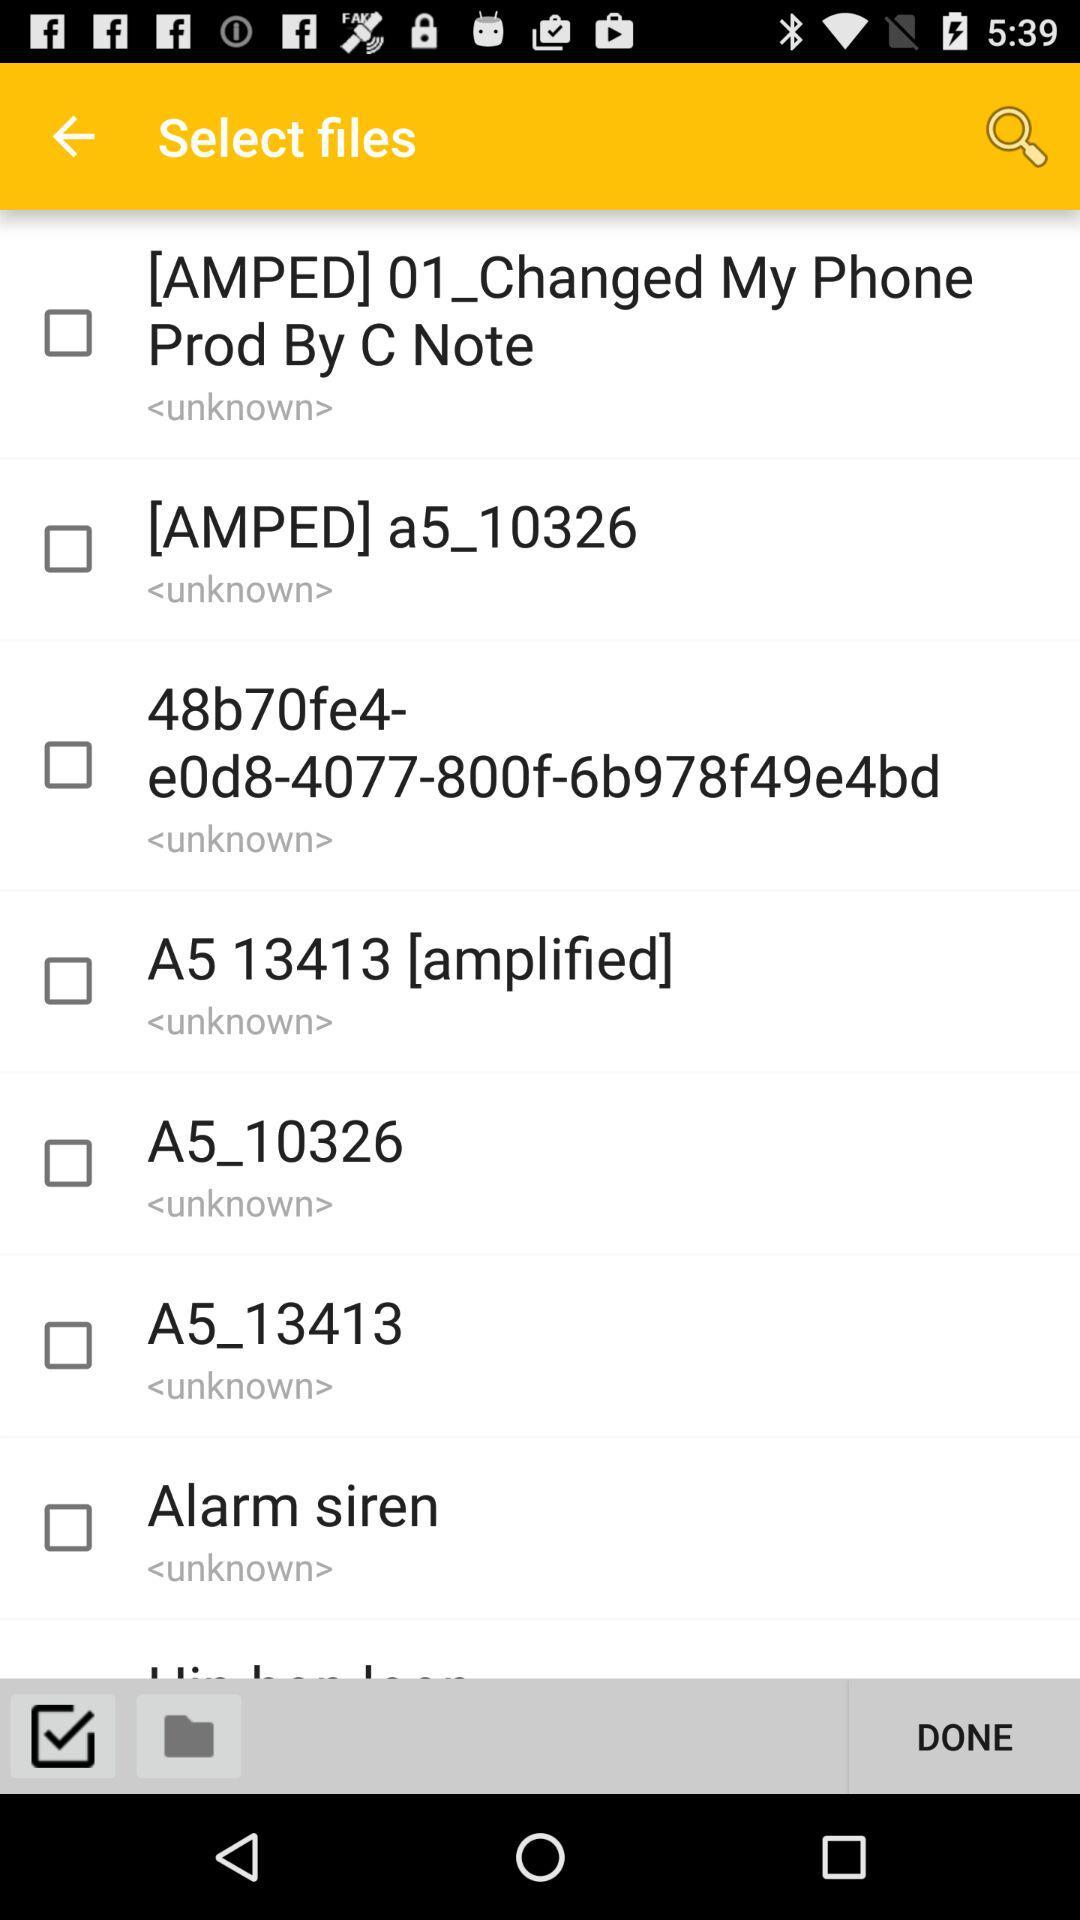 This screenshot has width=1080, height=1920. Describe the element at coordinates (85, 1527) in the screenshot. I see `file` at that location.